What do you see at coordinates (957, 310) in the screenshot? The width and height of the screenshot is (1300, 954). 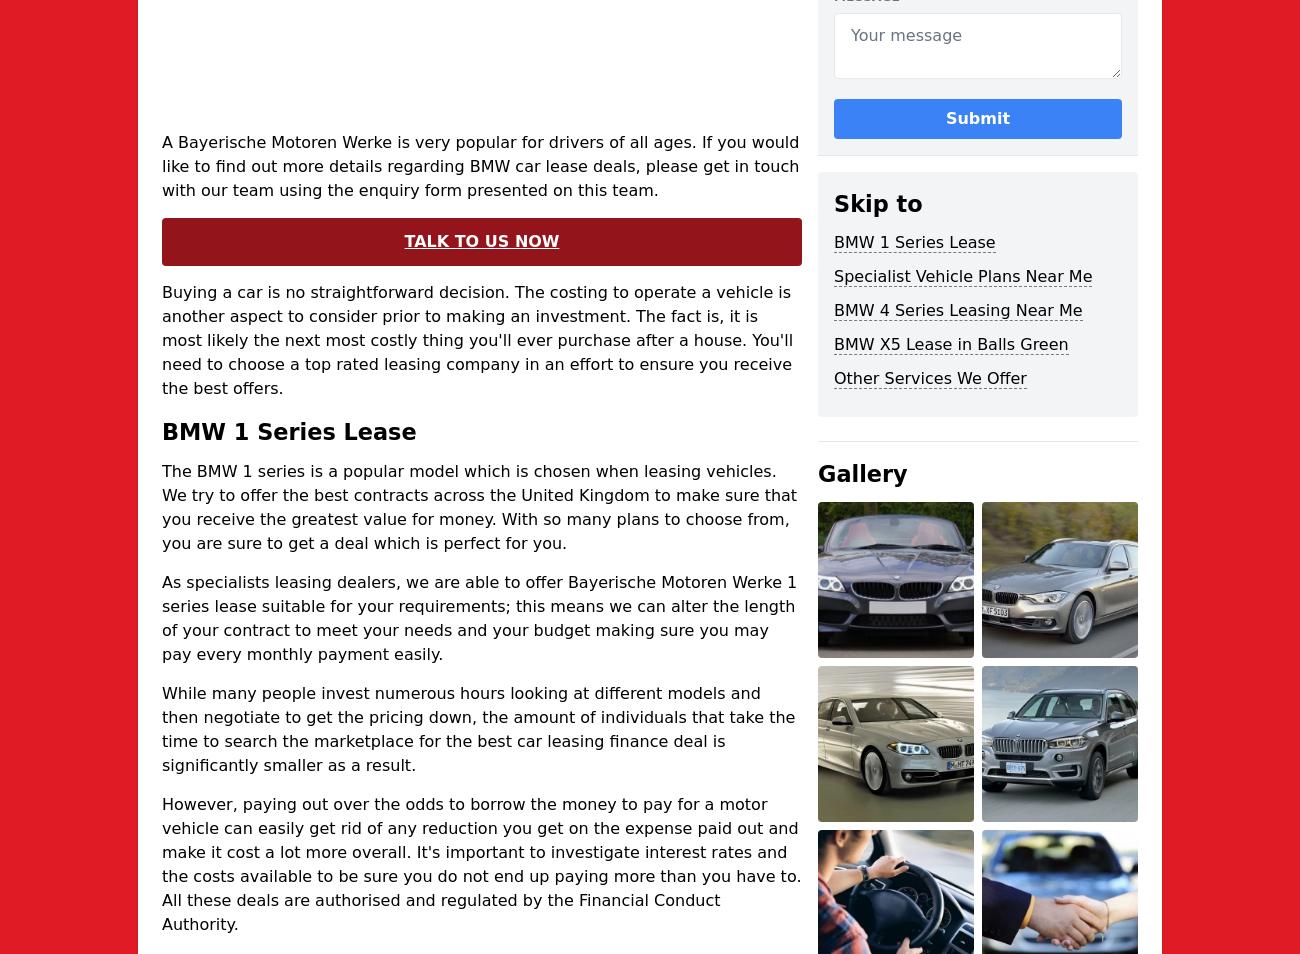 I see `'BMW 4 Series Leasing Near Me'` at bounding box center [957, 310].